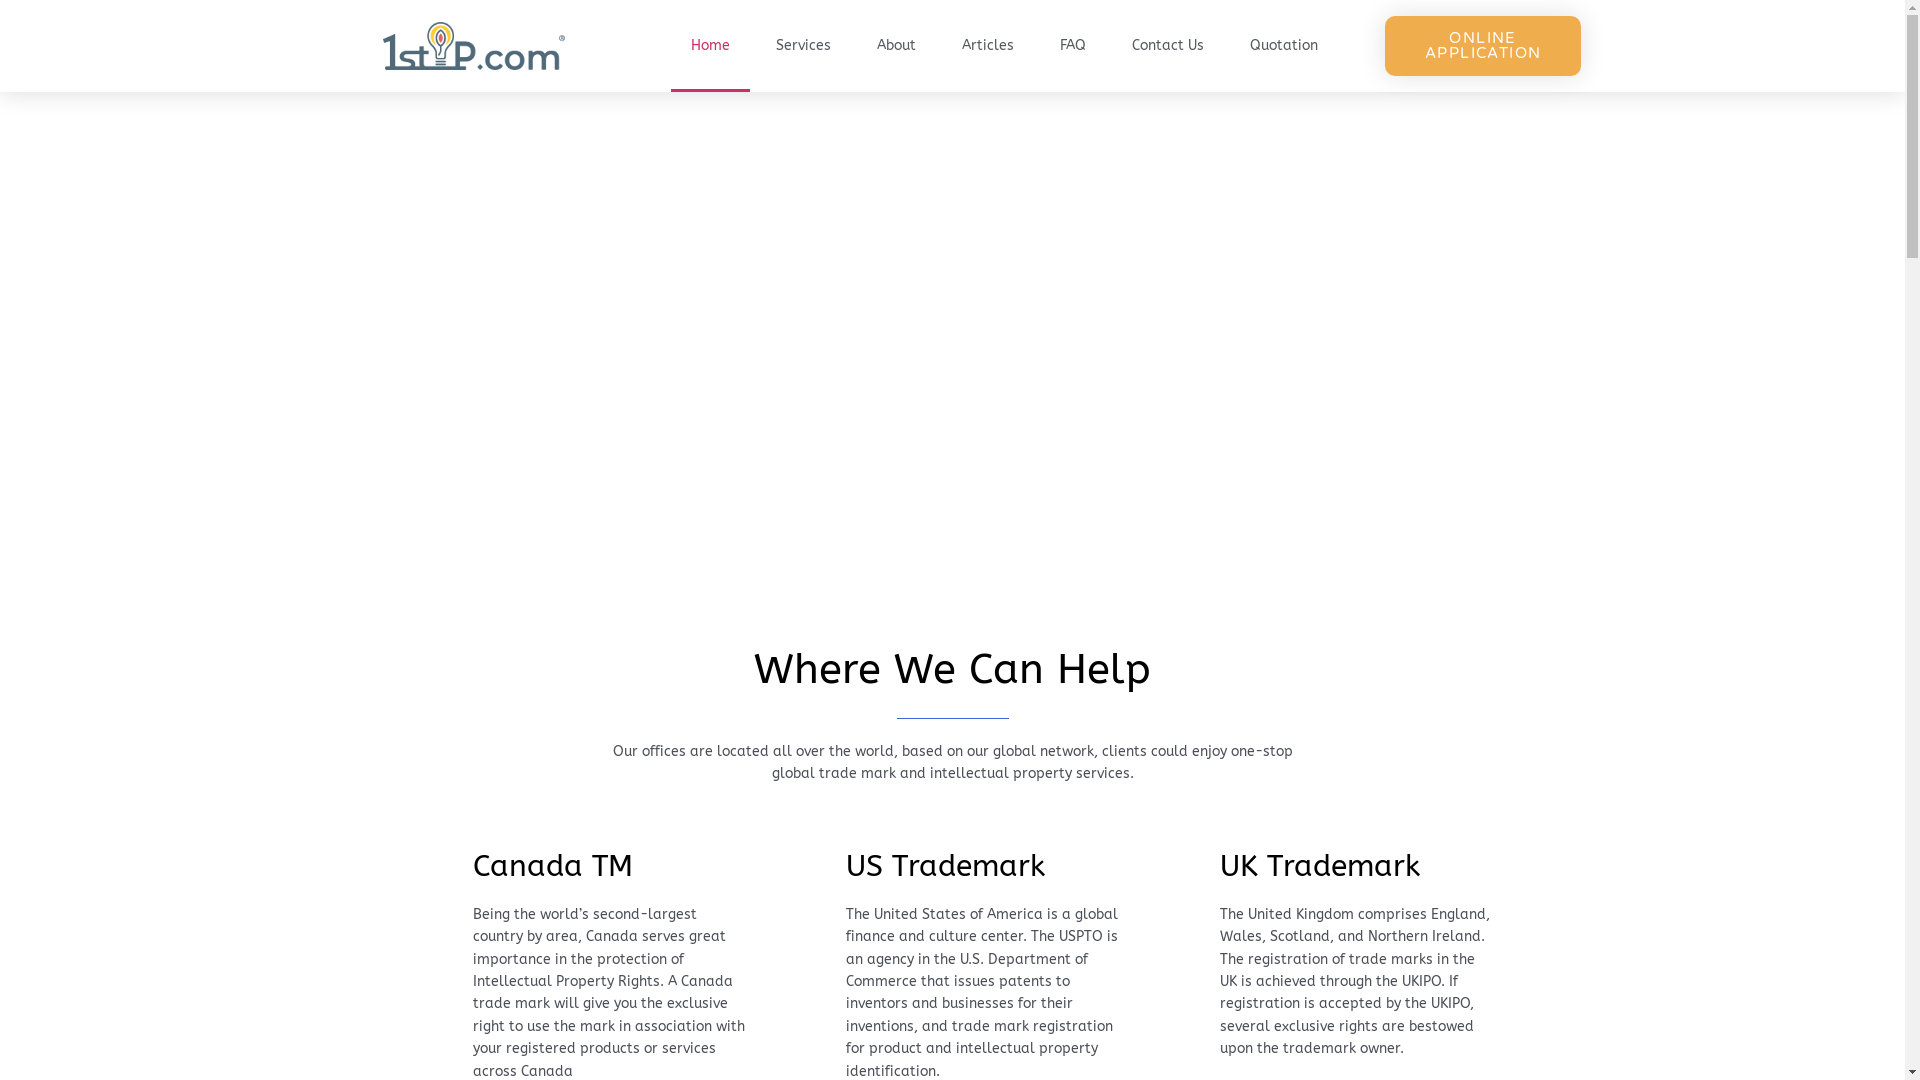  Describe the element at coordinates (1283, 45) in the screenshot. I see `'Quotation'` at that location.